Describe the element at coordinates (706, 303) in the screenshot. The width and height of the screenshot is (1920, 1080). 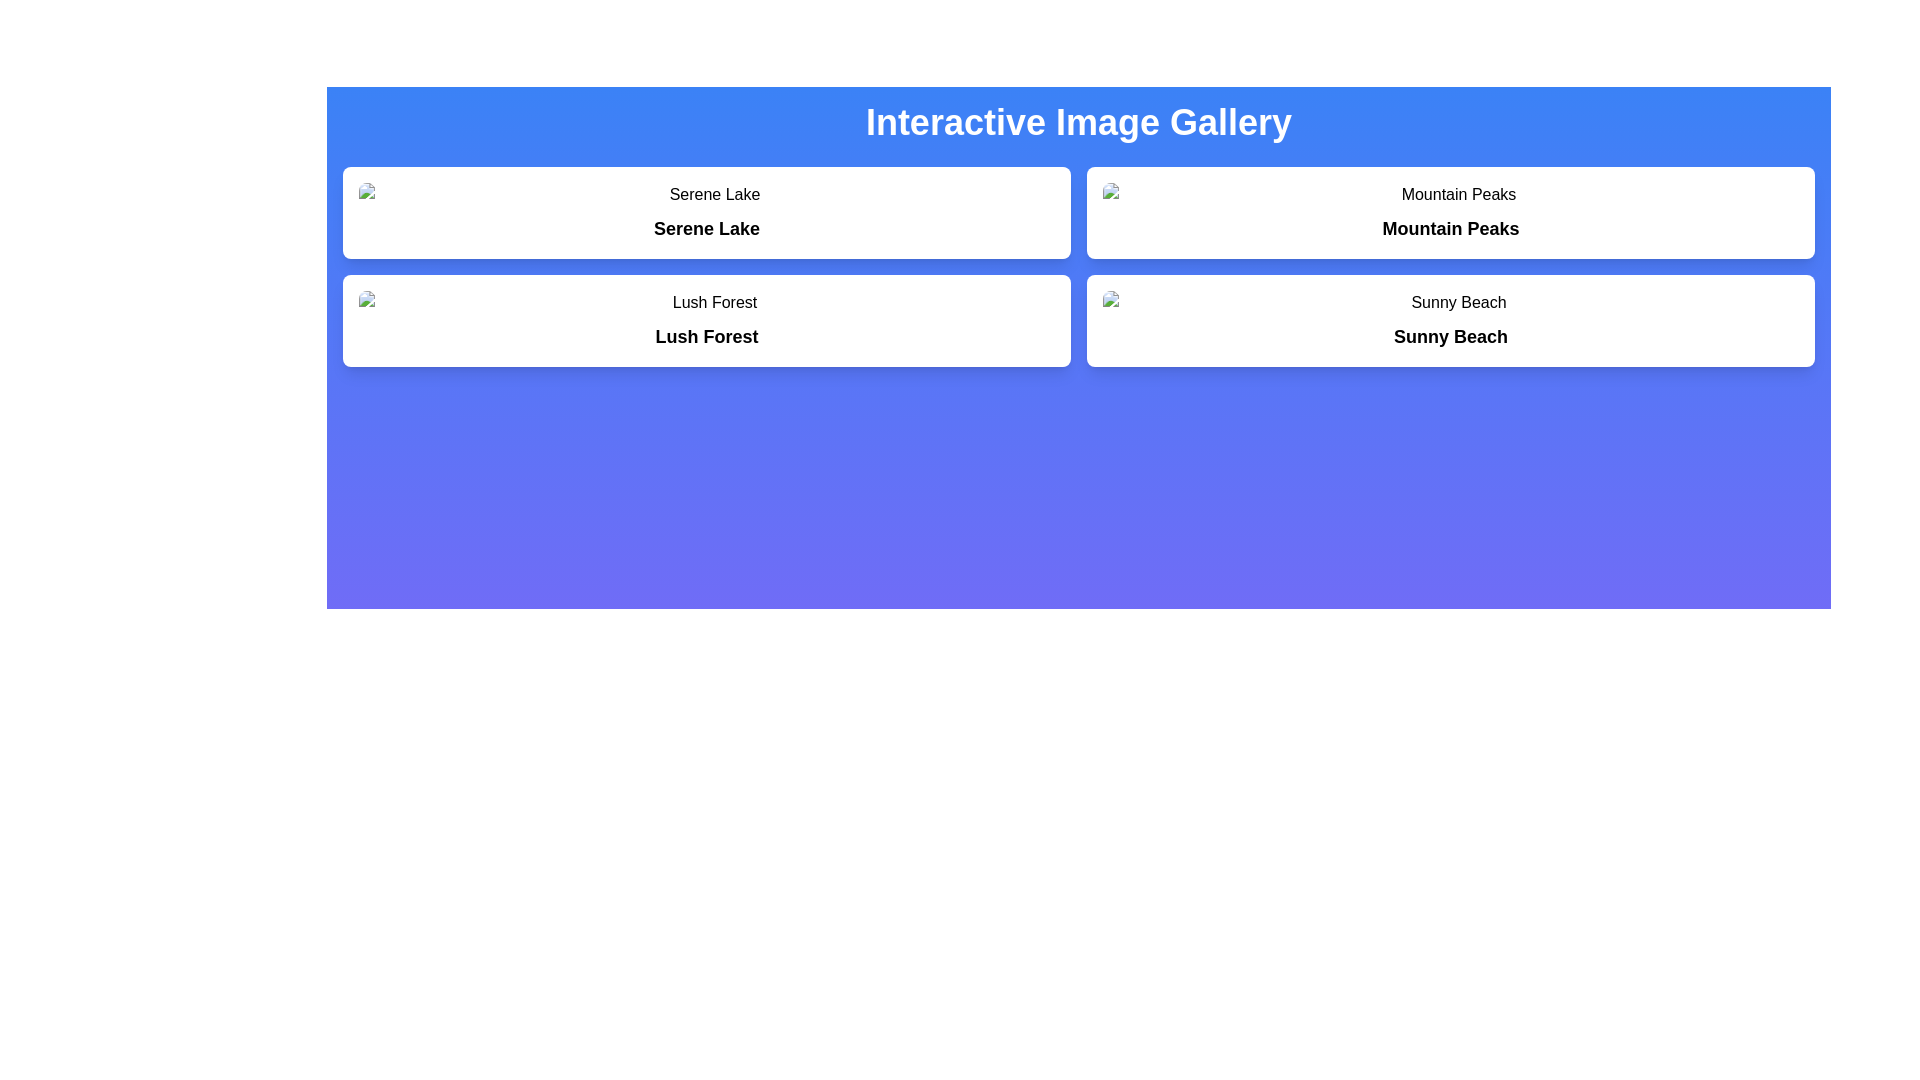
I see `the image placeholder thumbnail labeled 'Lush Forest' to interact with it` at that location.